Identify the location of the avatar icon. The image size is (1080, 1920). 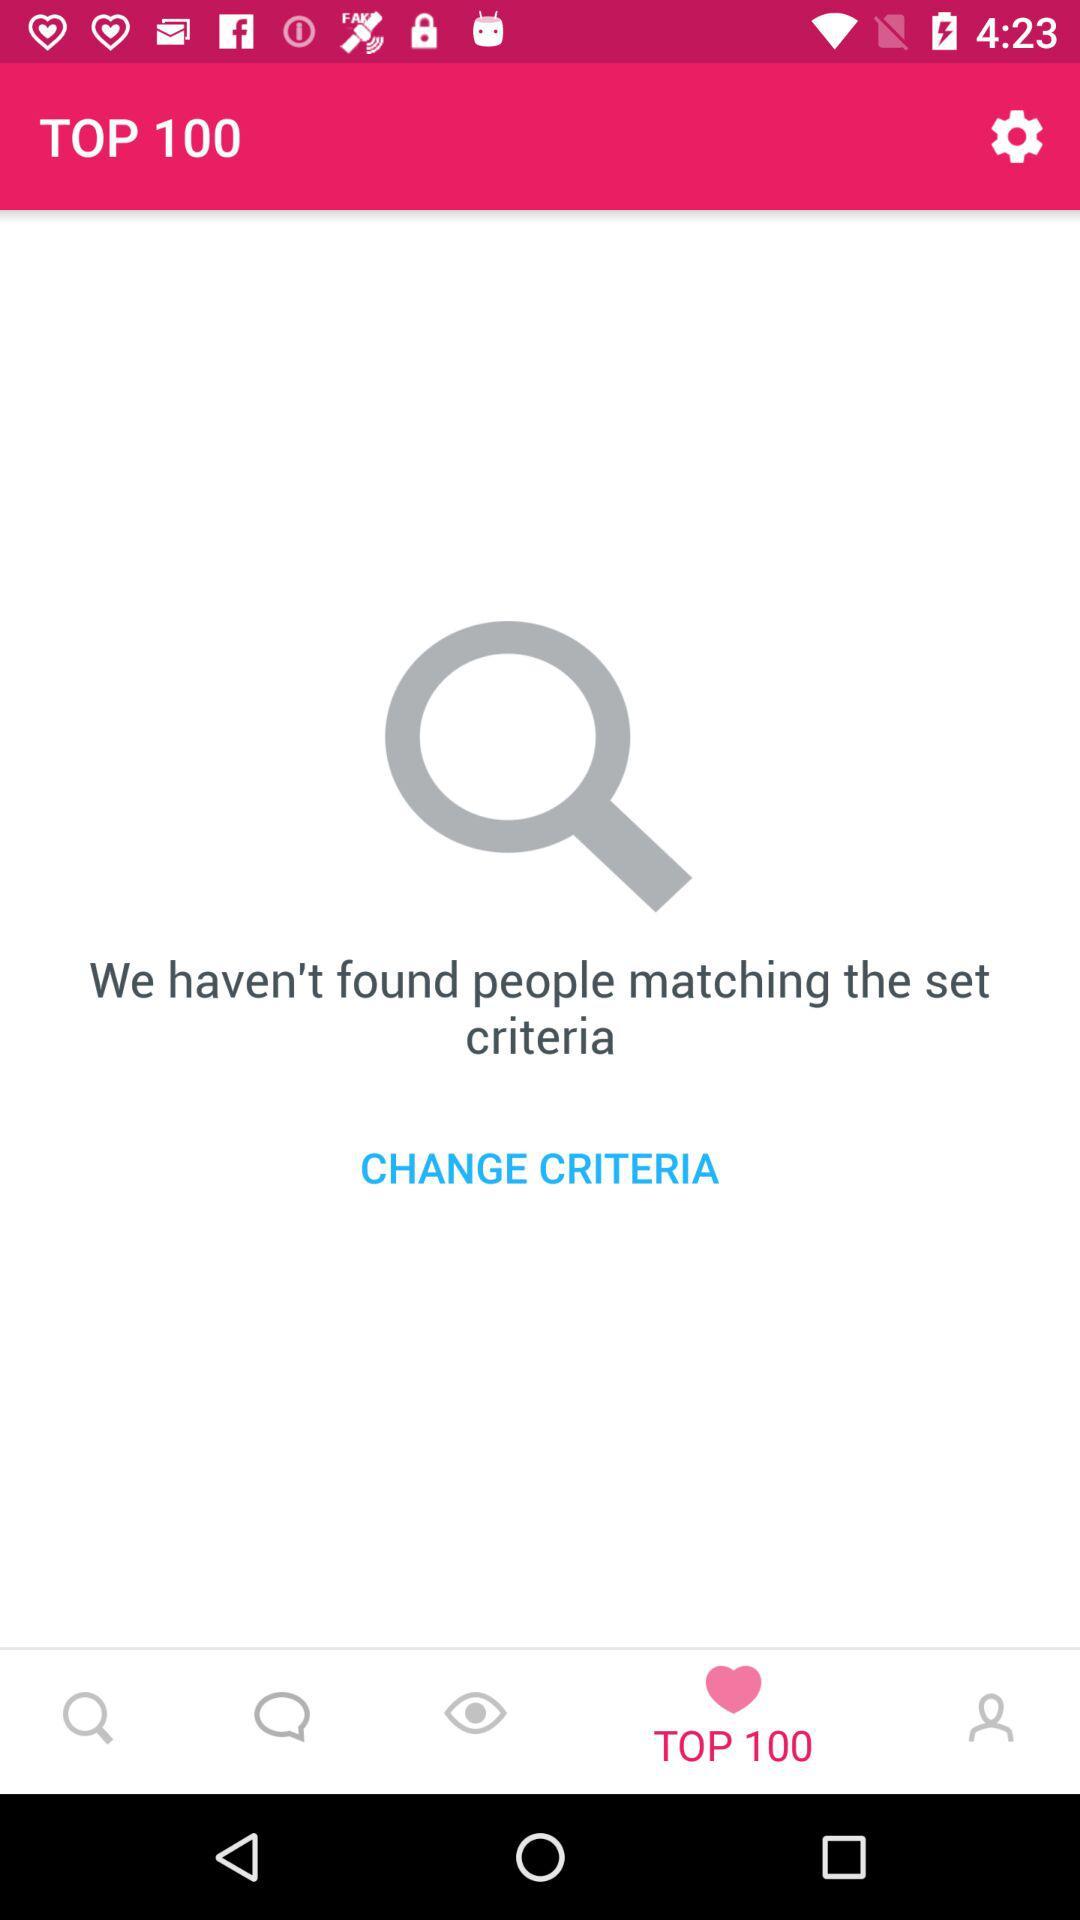
(986, 1721).